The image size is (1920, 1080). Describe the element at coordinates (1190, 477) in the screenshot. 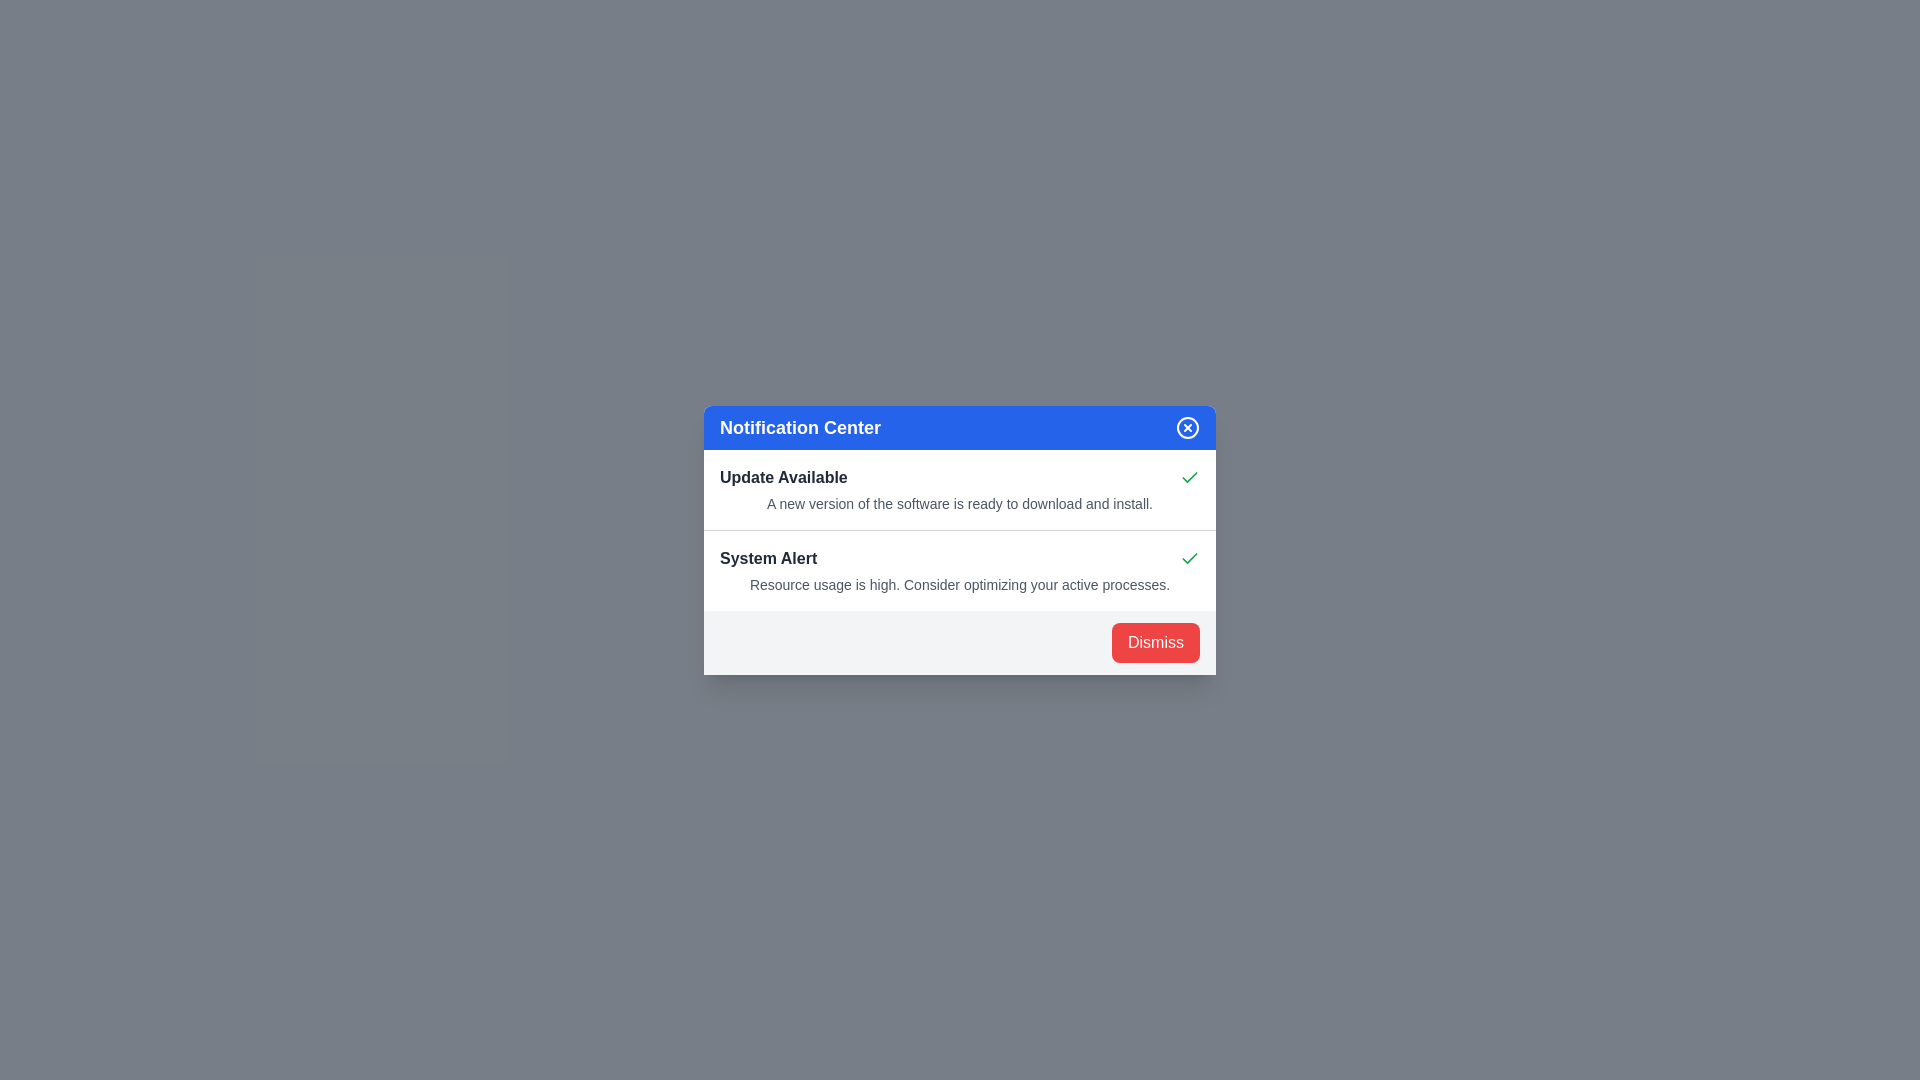

I see `the icon associated with the notification to observe its details` at that location.